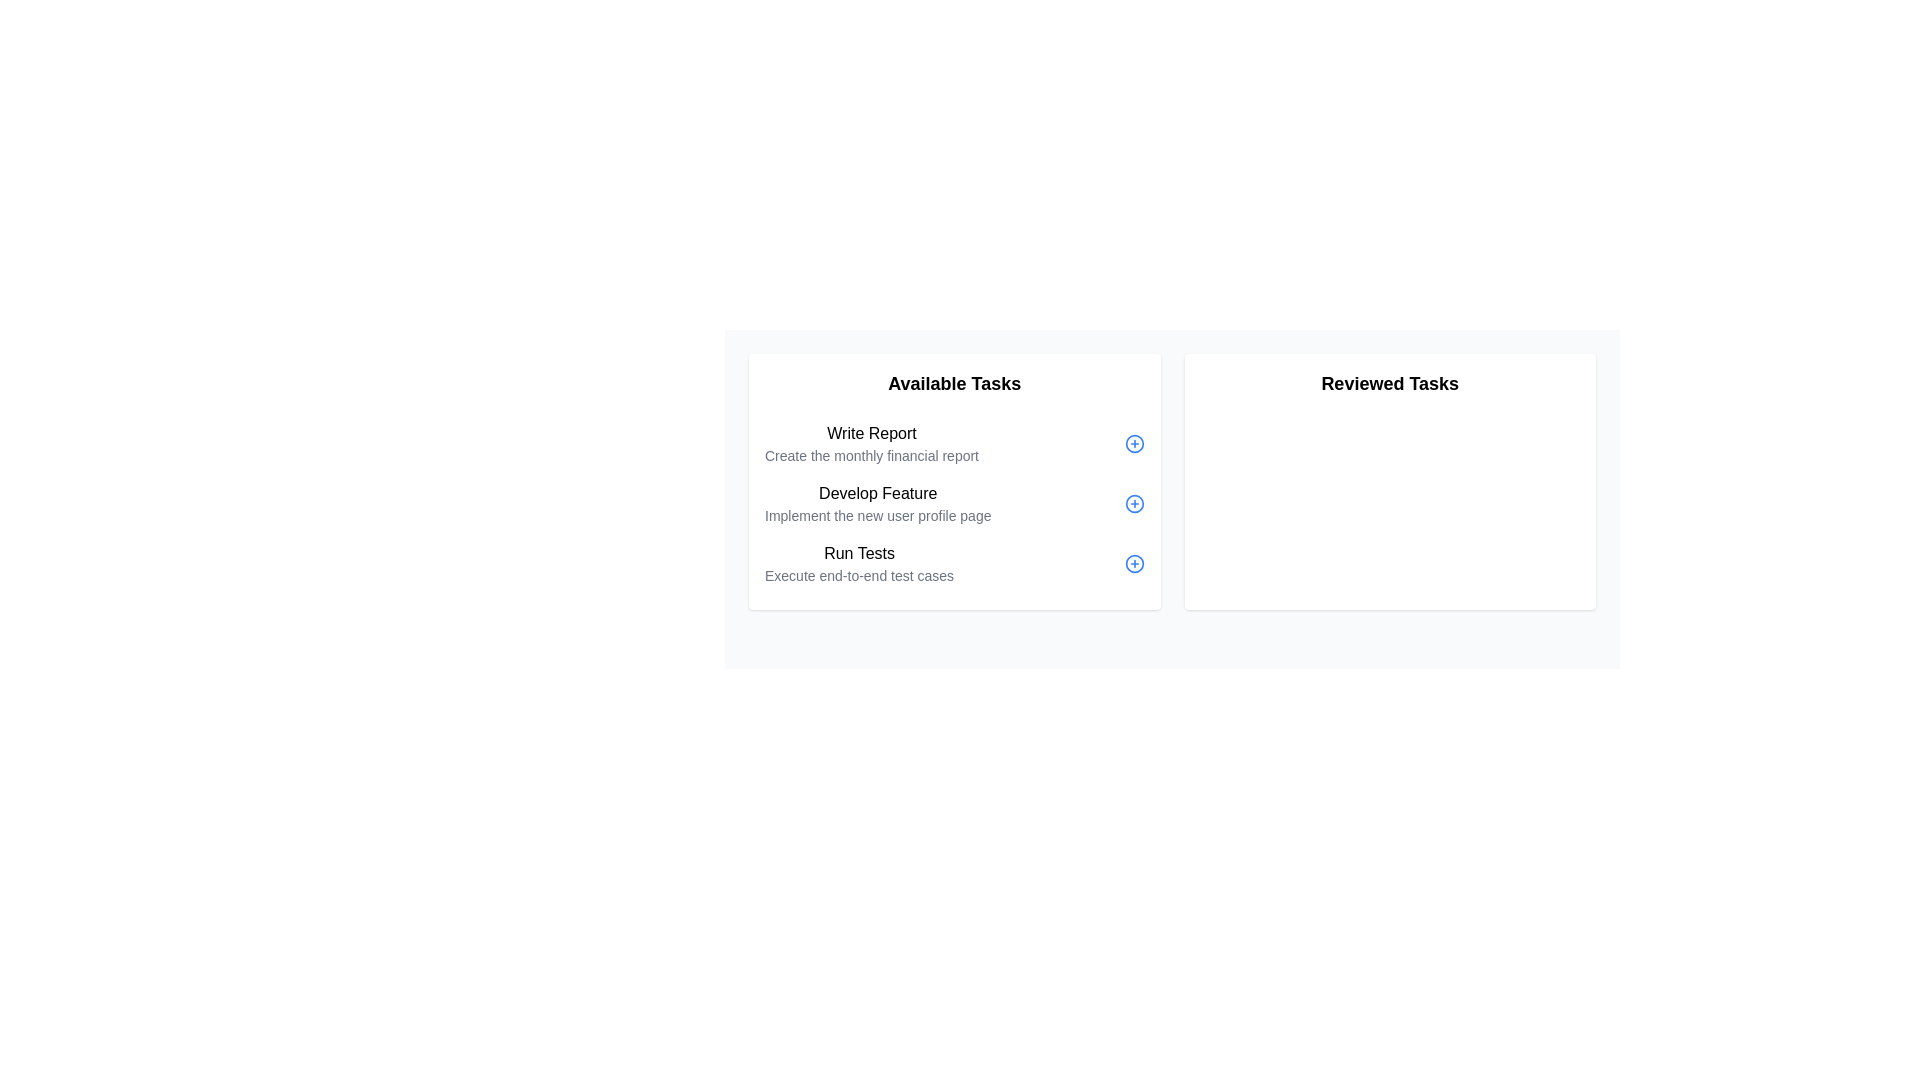 The image size is (1920, 1080). I want to click on the text block styled with a small font size and gray color located below the 'Develop Feature' title in the 'Available Tasks' section, so click(878, 515).